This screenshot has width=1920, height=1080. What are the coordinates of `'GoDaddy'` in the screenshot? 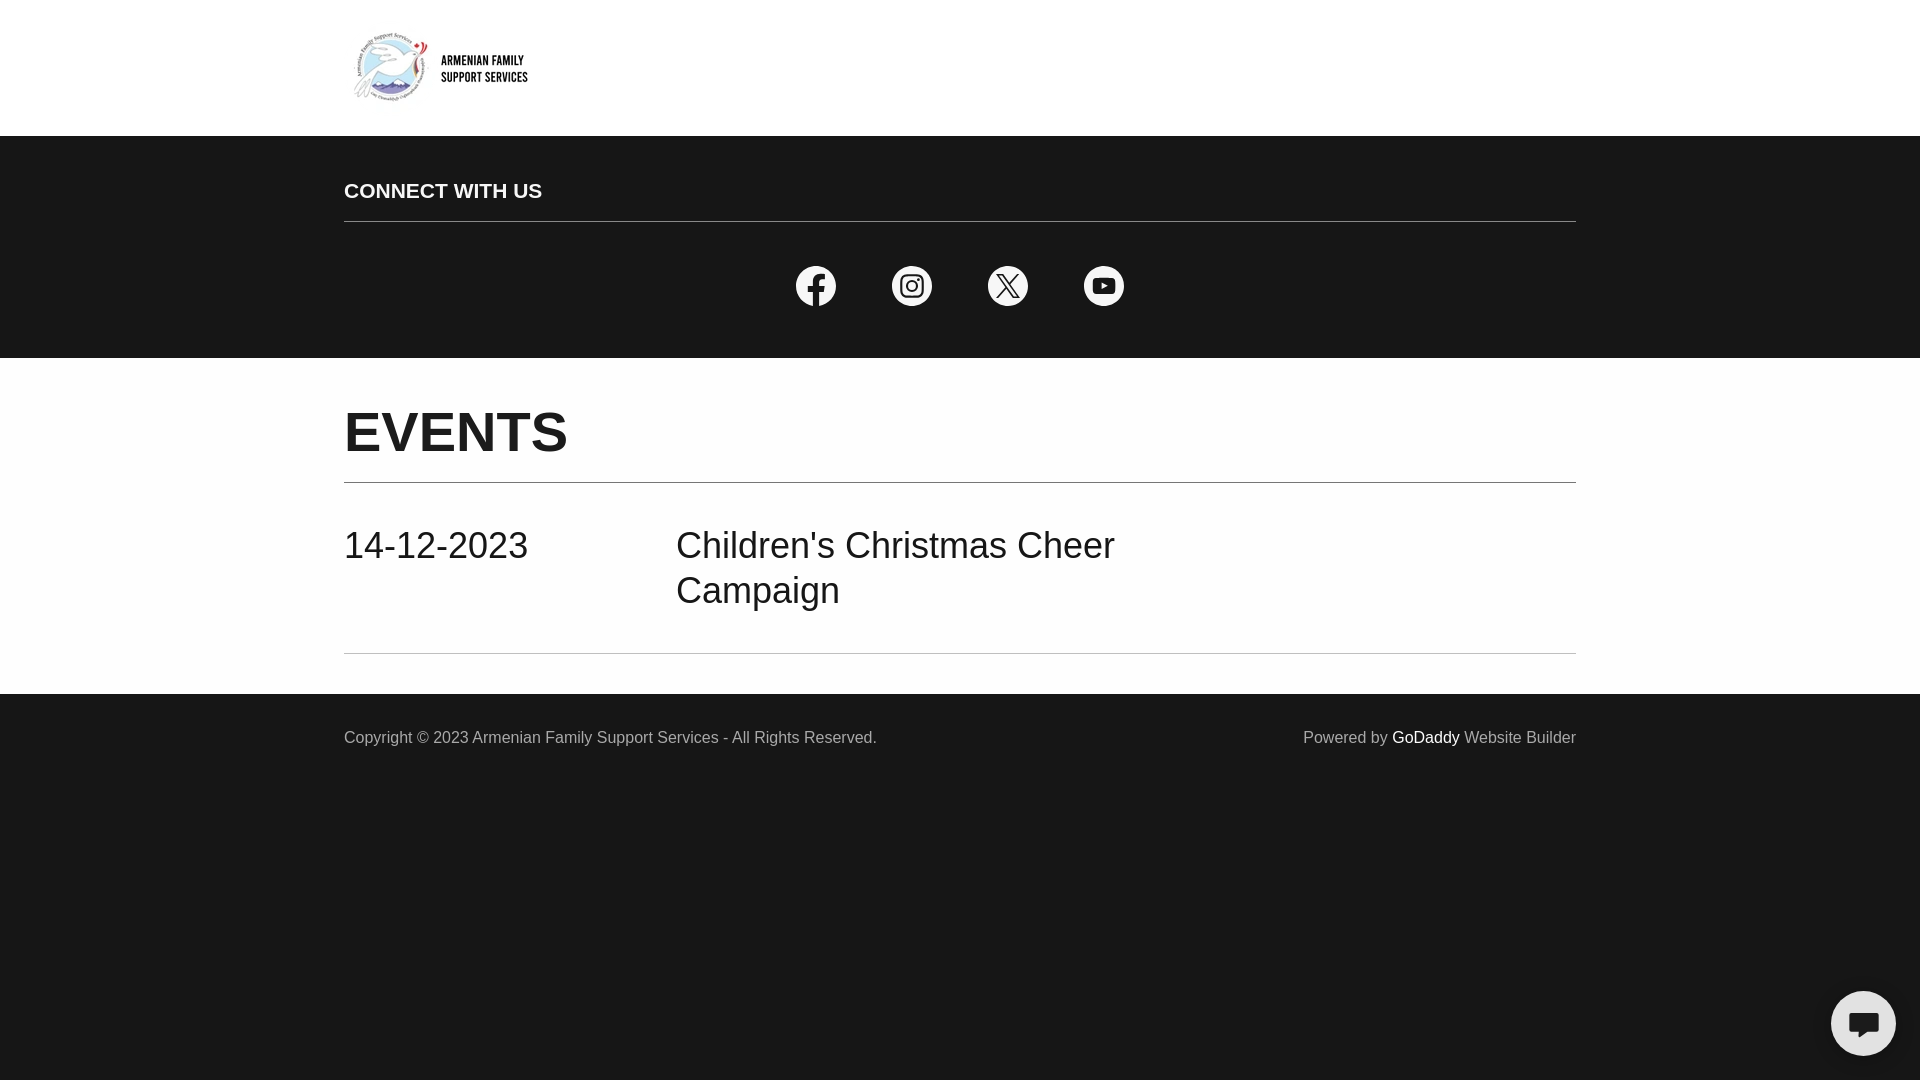 It's located at (1391, 737).